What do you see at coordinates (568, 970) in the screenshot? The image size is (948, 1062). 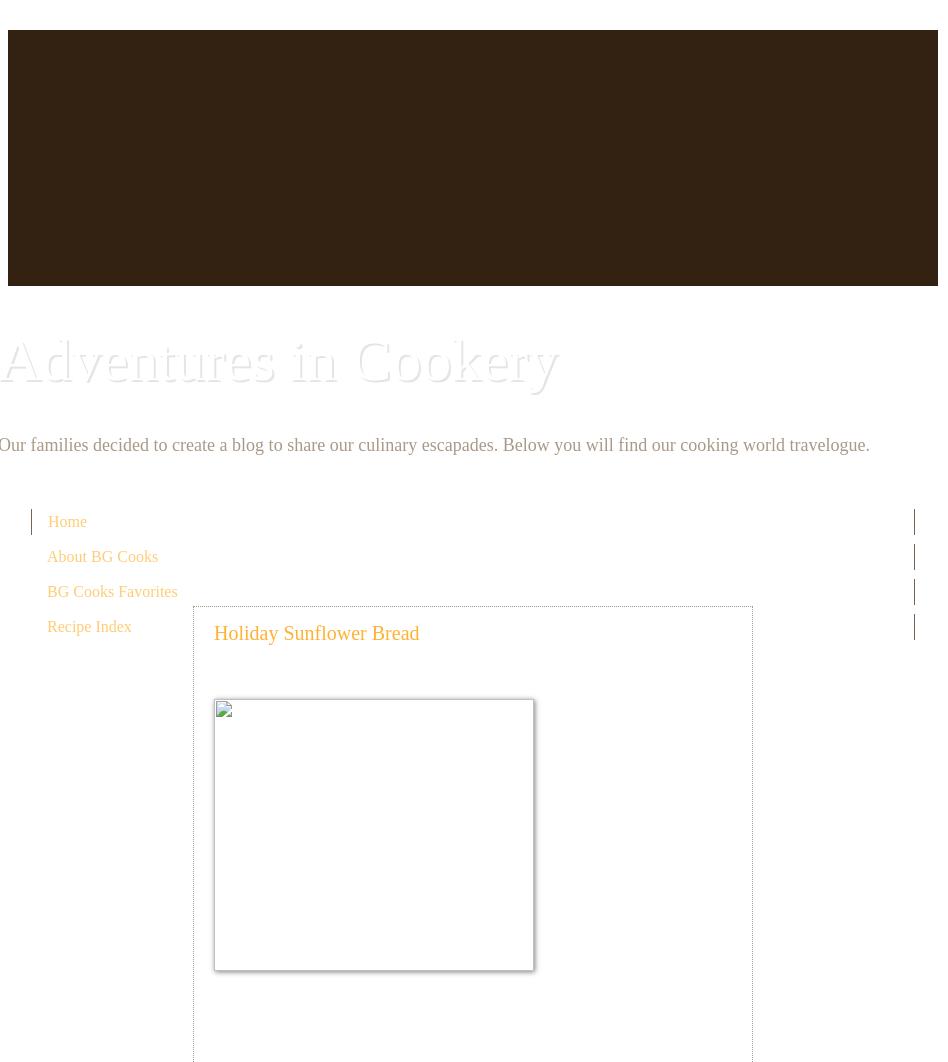 I see `'Sponge:'` at bounding box center [568, 970].